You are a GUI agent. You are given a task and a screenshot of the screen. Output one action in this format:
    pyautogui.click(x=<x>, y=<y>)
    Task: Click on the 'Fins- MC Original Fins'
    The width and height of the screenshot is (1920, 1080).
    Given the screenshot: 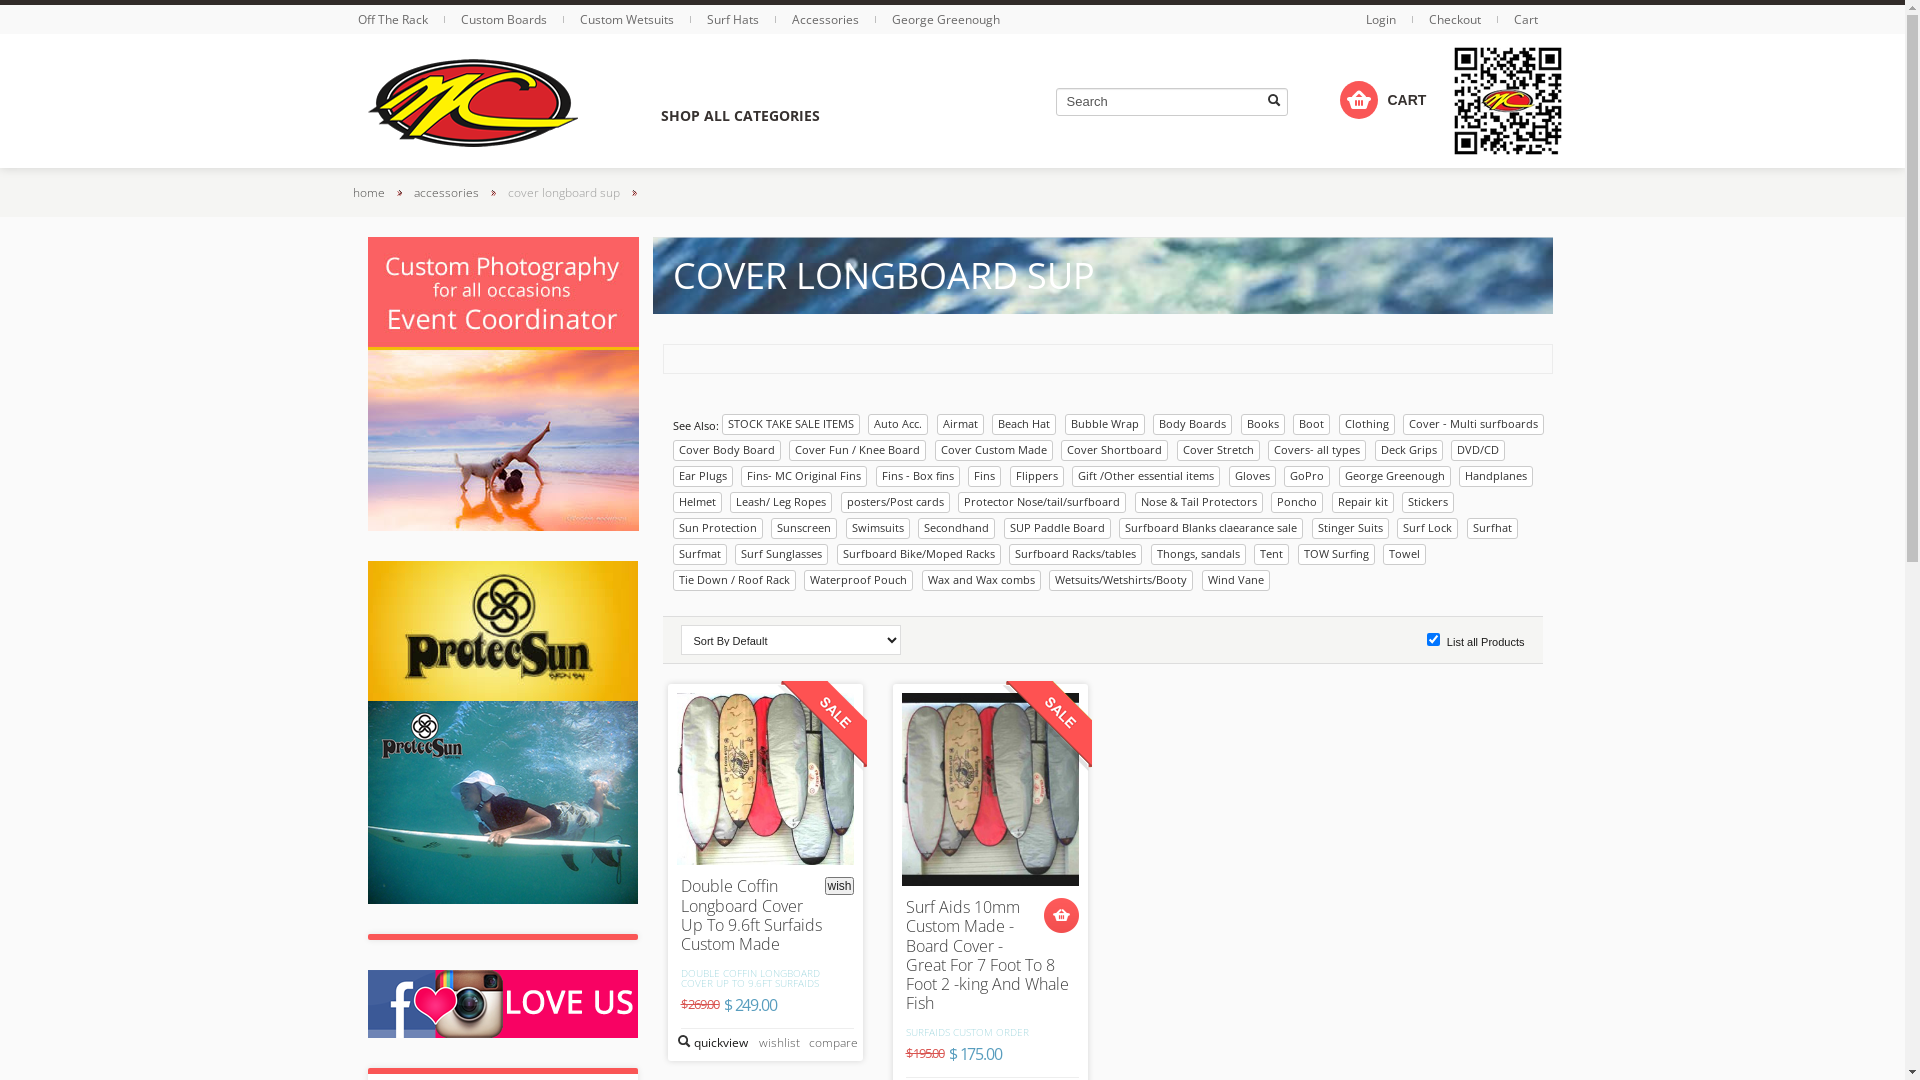 What is the action you would take?
    pyautogui.click(x=739, y=476)
    